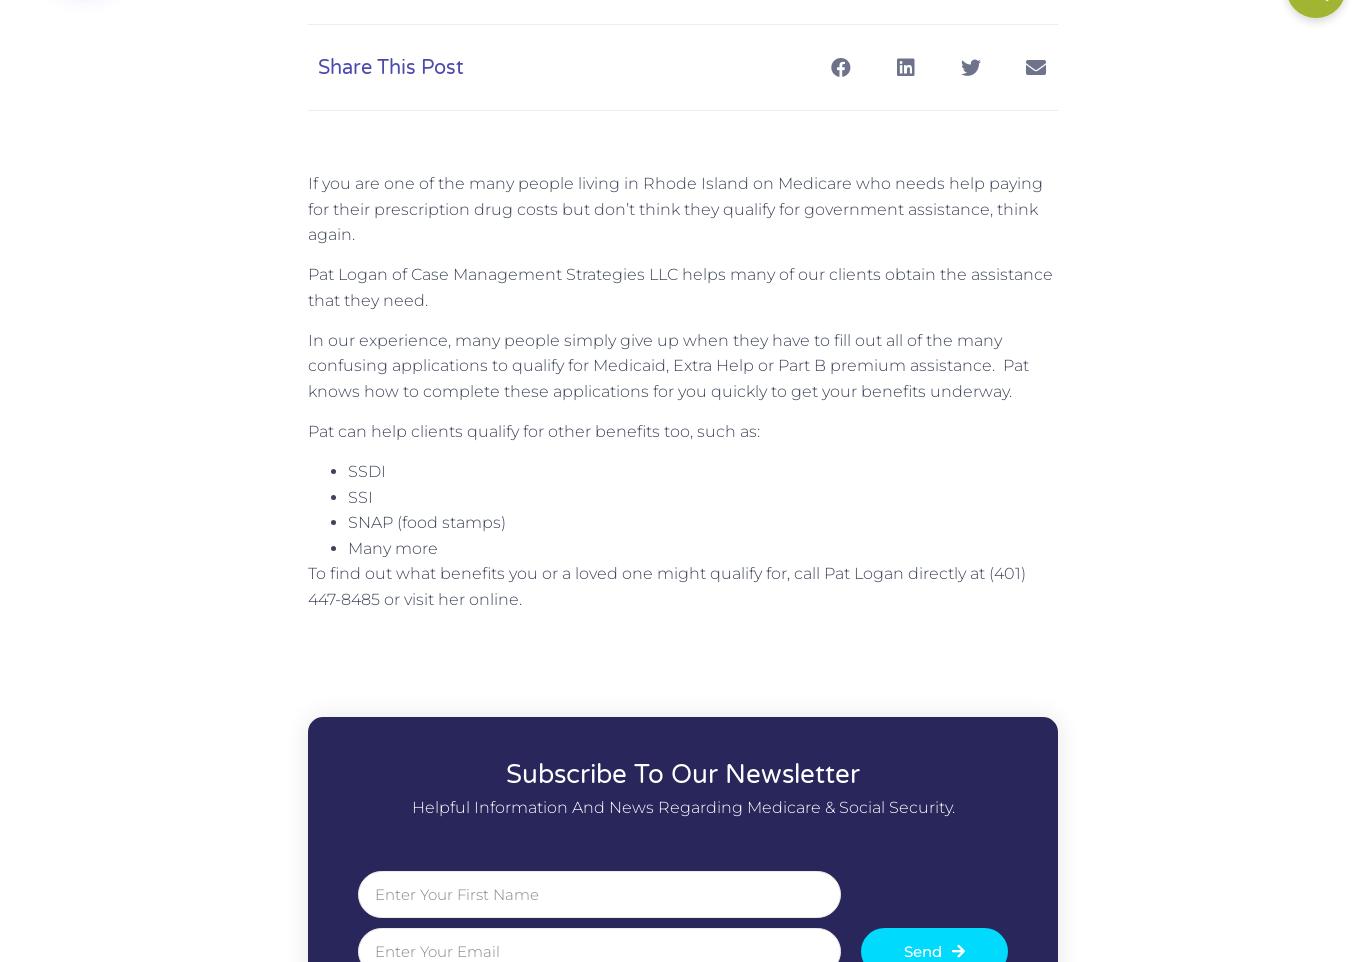 This screenshot has height=962, width=1366. Describe the element at coordinates (391, 547) in the screenshot. I see `'Many more'` at that location.